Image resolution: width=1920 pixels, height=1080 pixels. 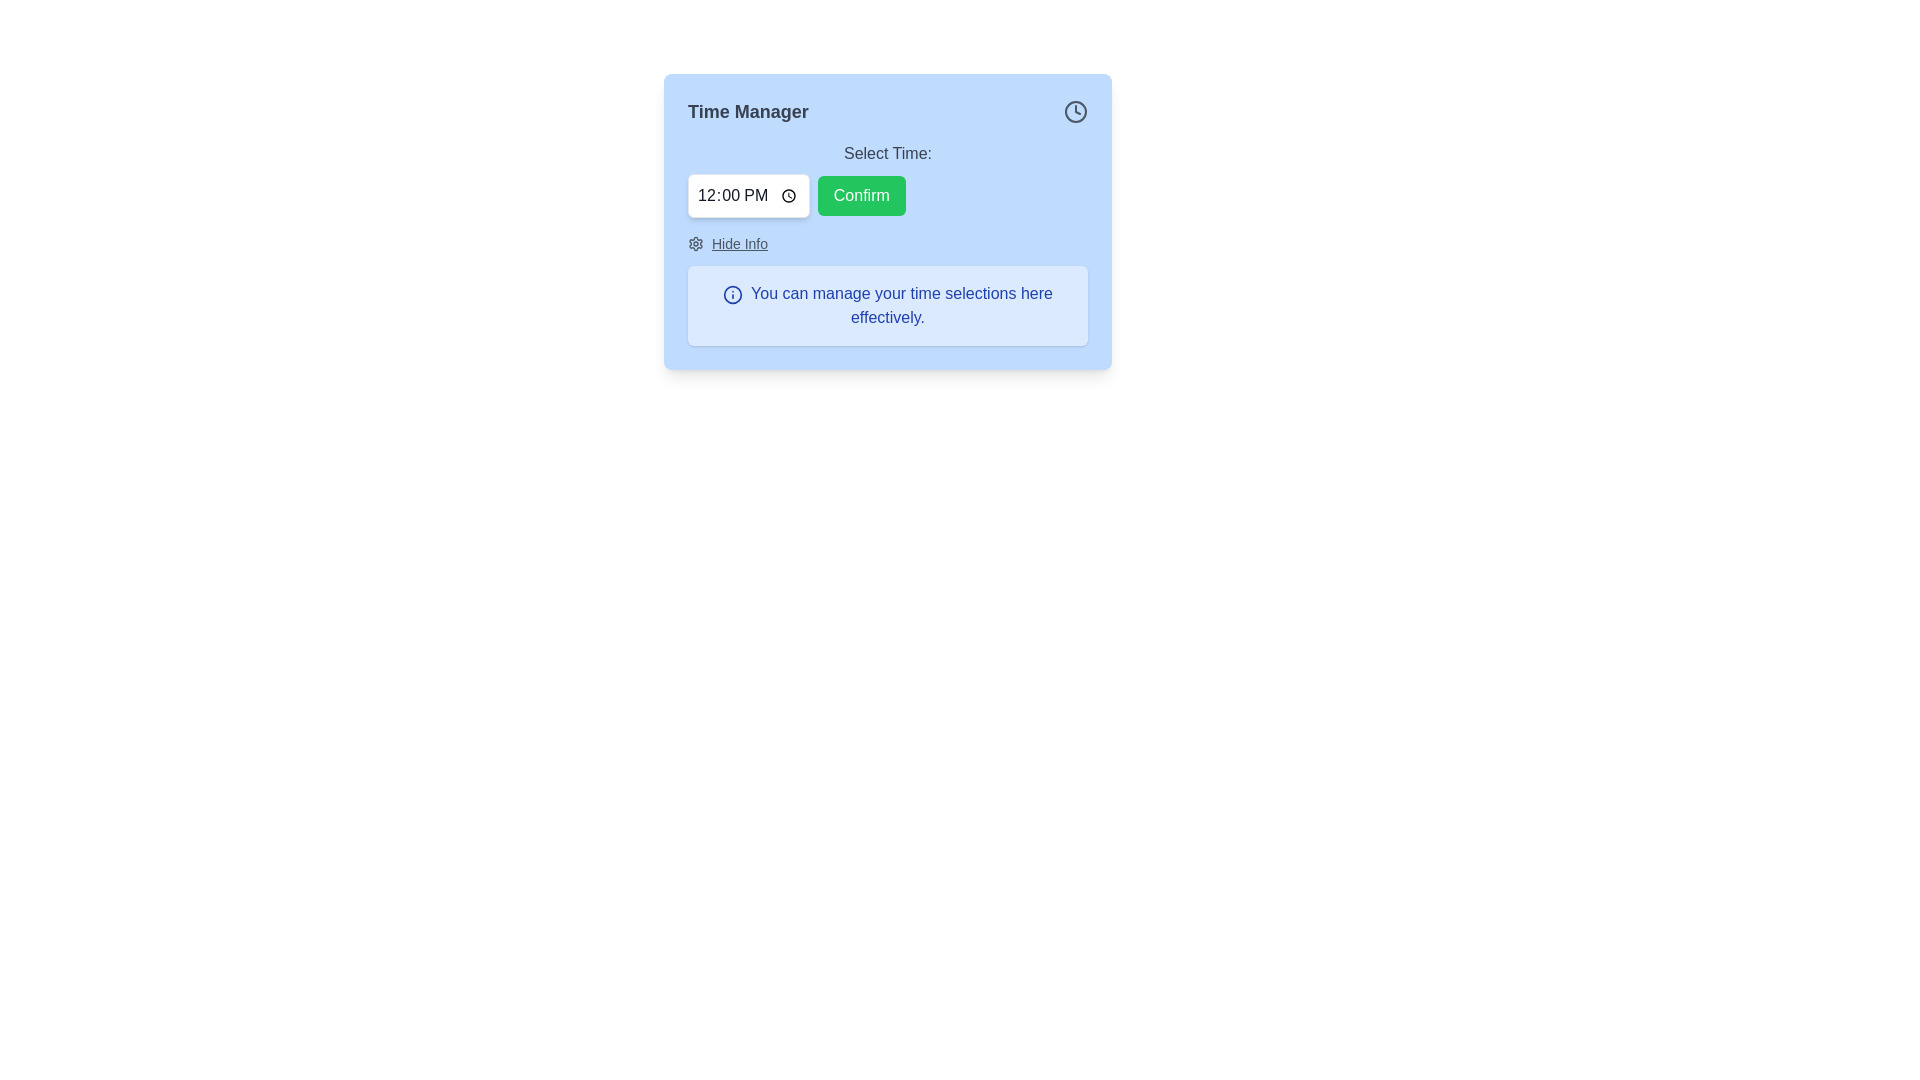 What do you see at coordinates (738, 242) in the screenshot?
I see `the text link located to the right of the settings icon at the bottom left of the 'Time Manager' card interface` at bounding box center [738, 242].